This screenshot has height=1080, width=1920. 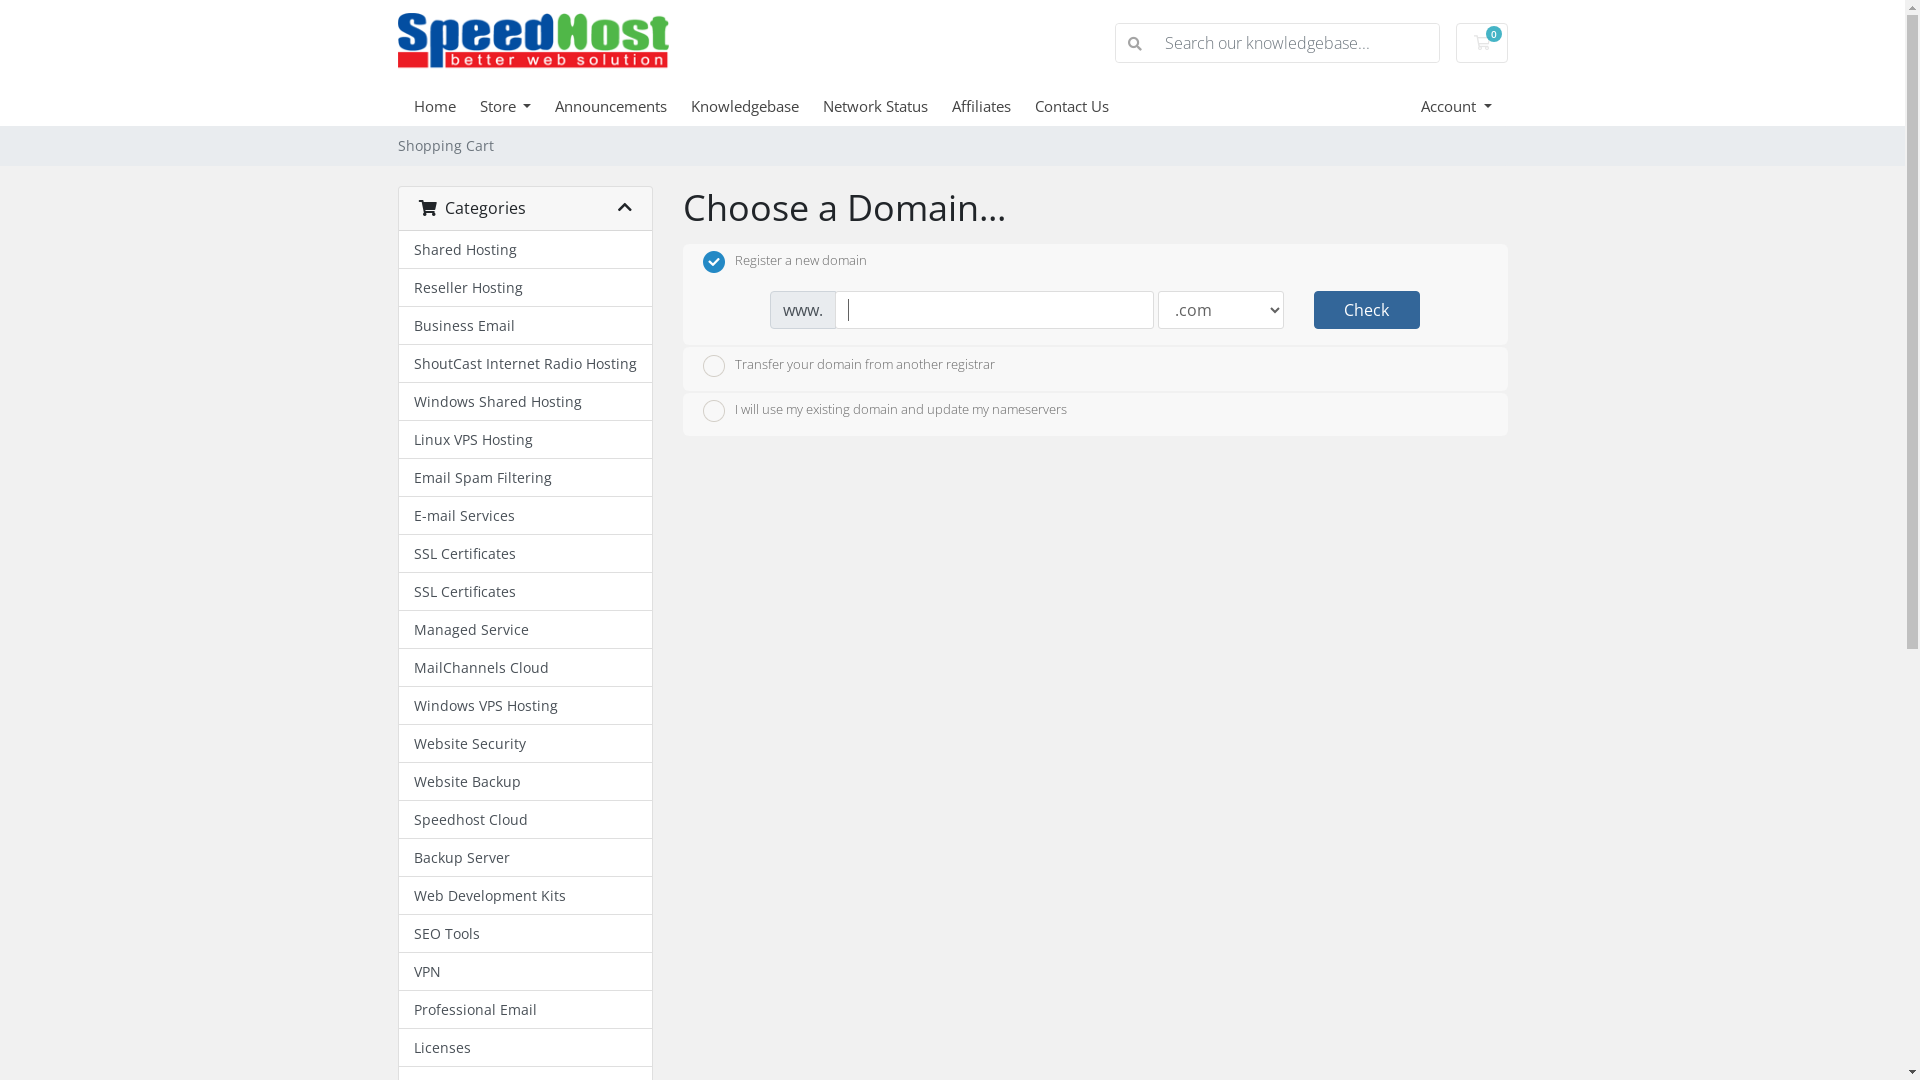 What do you see at coordinates (524, 820) in the screenshot?
I see `'Speedhost Cloud'` at bounding box center [524, 820].